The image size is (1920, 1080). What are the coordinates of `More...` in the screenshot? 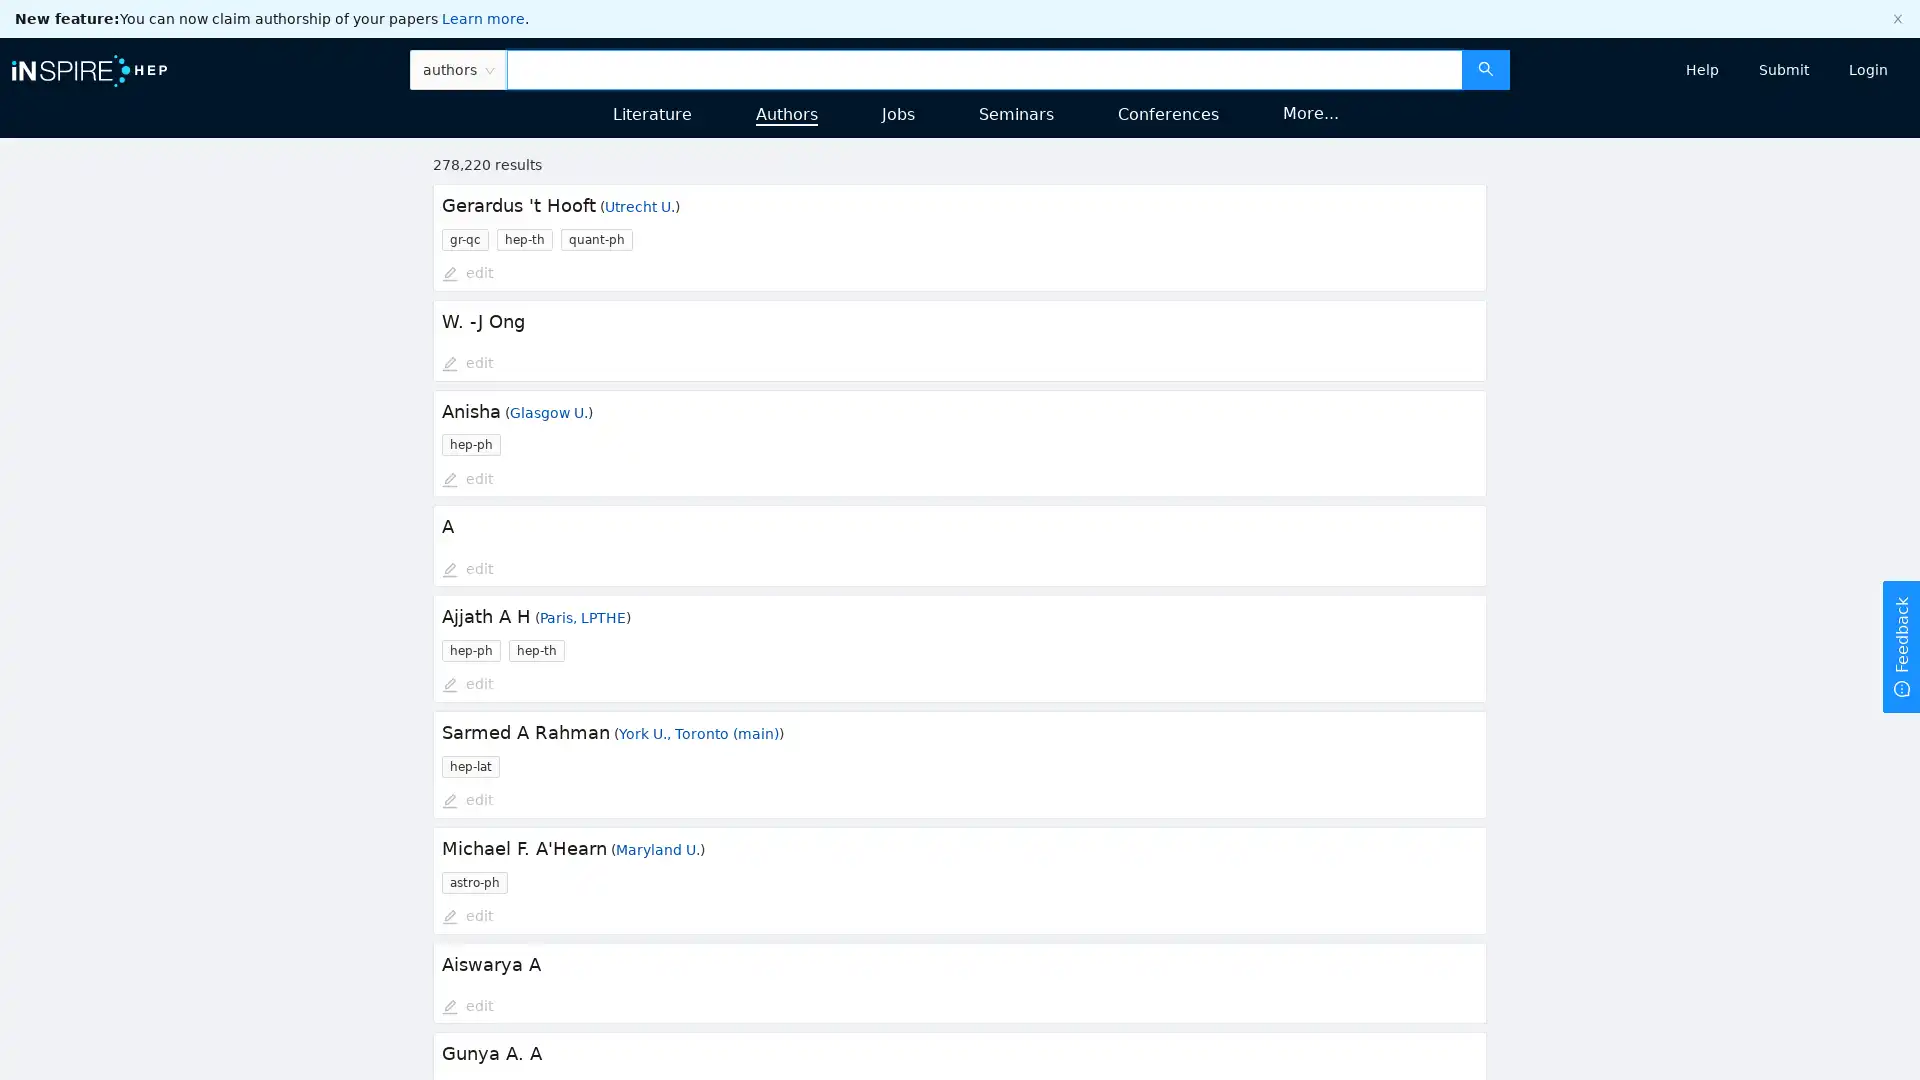 It's located at (1310, 112).